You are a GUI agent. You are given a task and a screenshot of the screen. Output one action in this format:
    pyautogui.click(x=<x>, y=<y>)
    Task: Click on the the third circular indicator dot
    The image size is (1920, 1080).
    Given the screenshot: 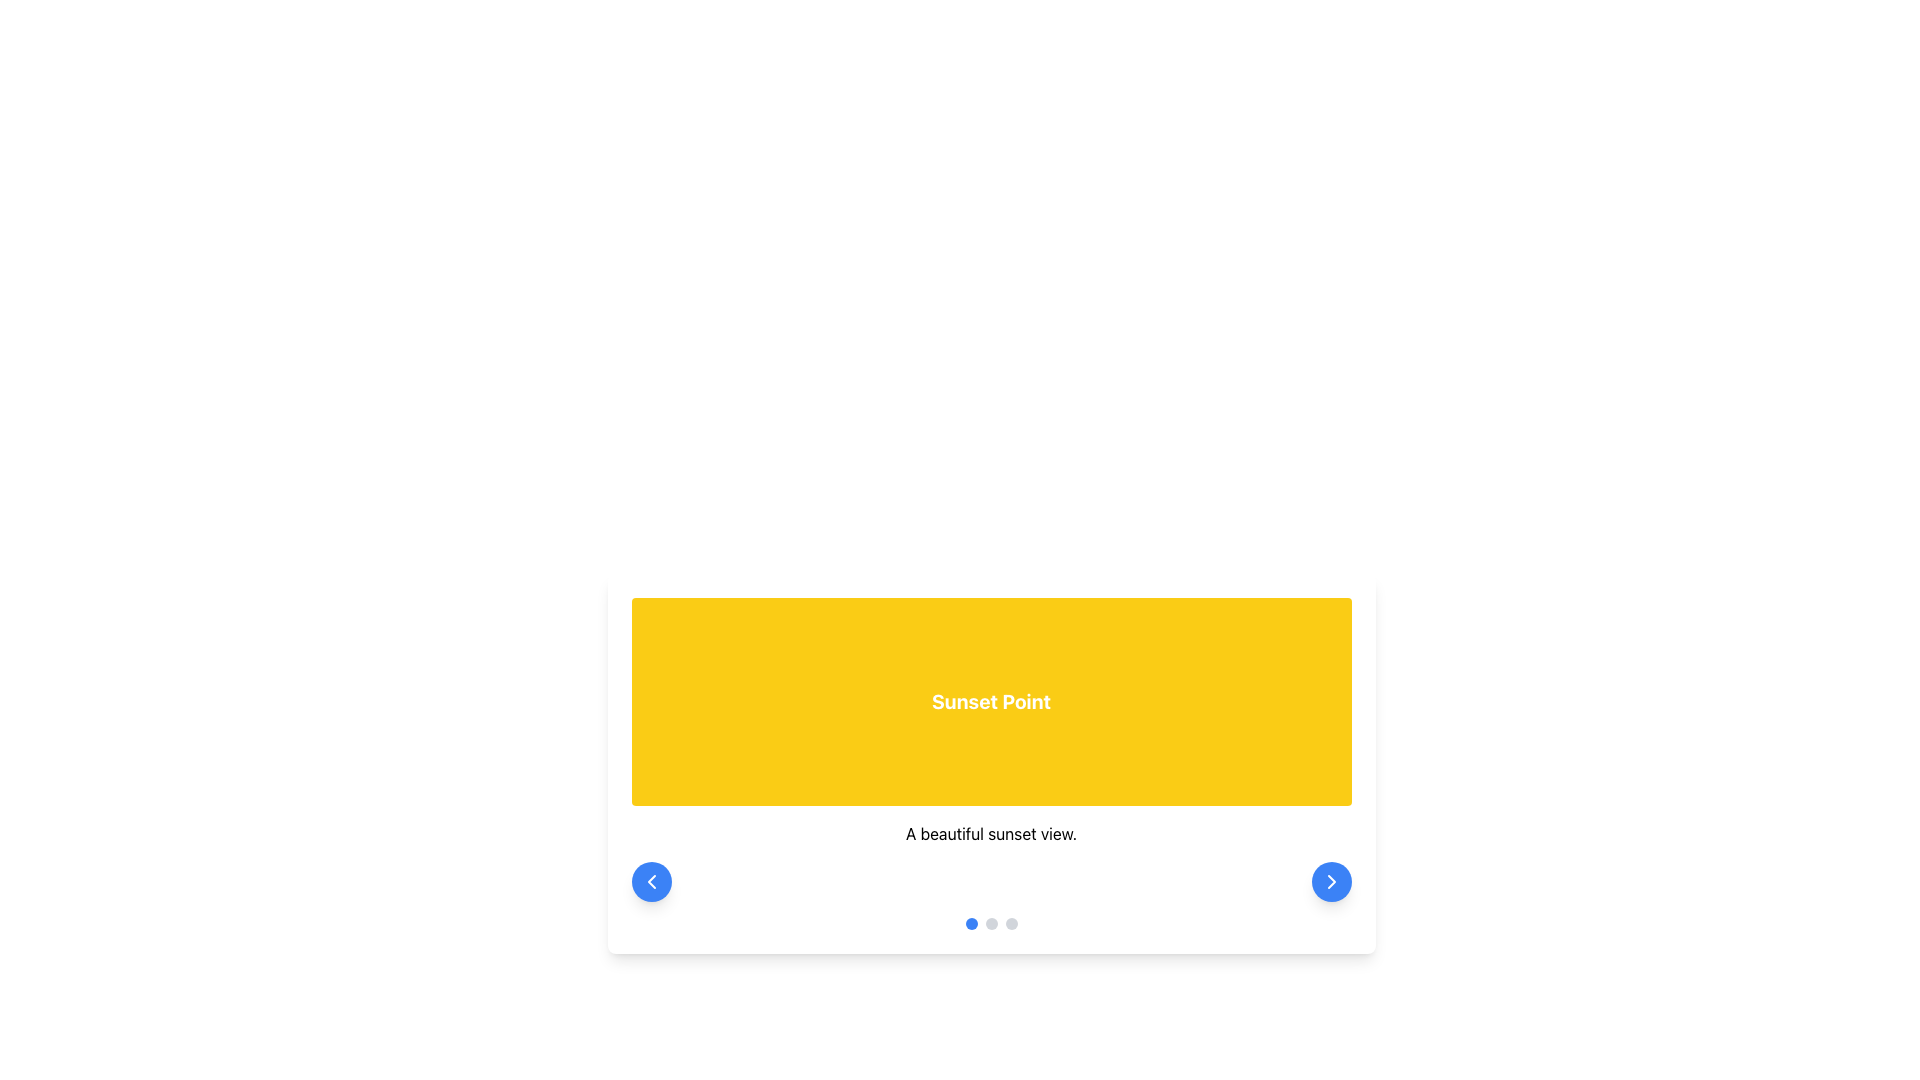 What is the action you would take?
    pyautogui.click(x=1011, y=924)
    